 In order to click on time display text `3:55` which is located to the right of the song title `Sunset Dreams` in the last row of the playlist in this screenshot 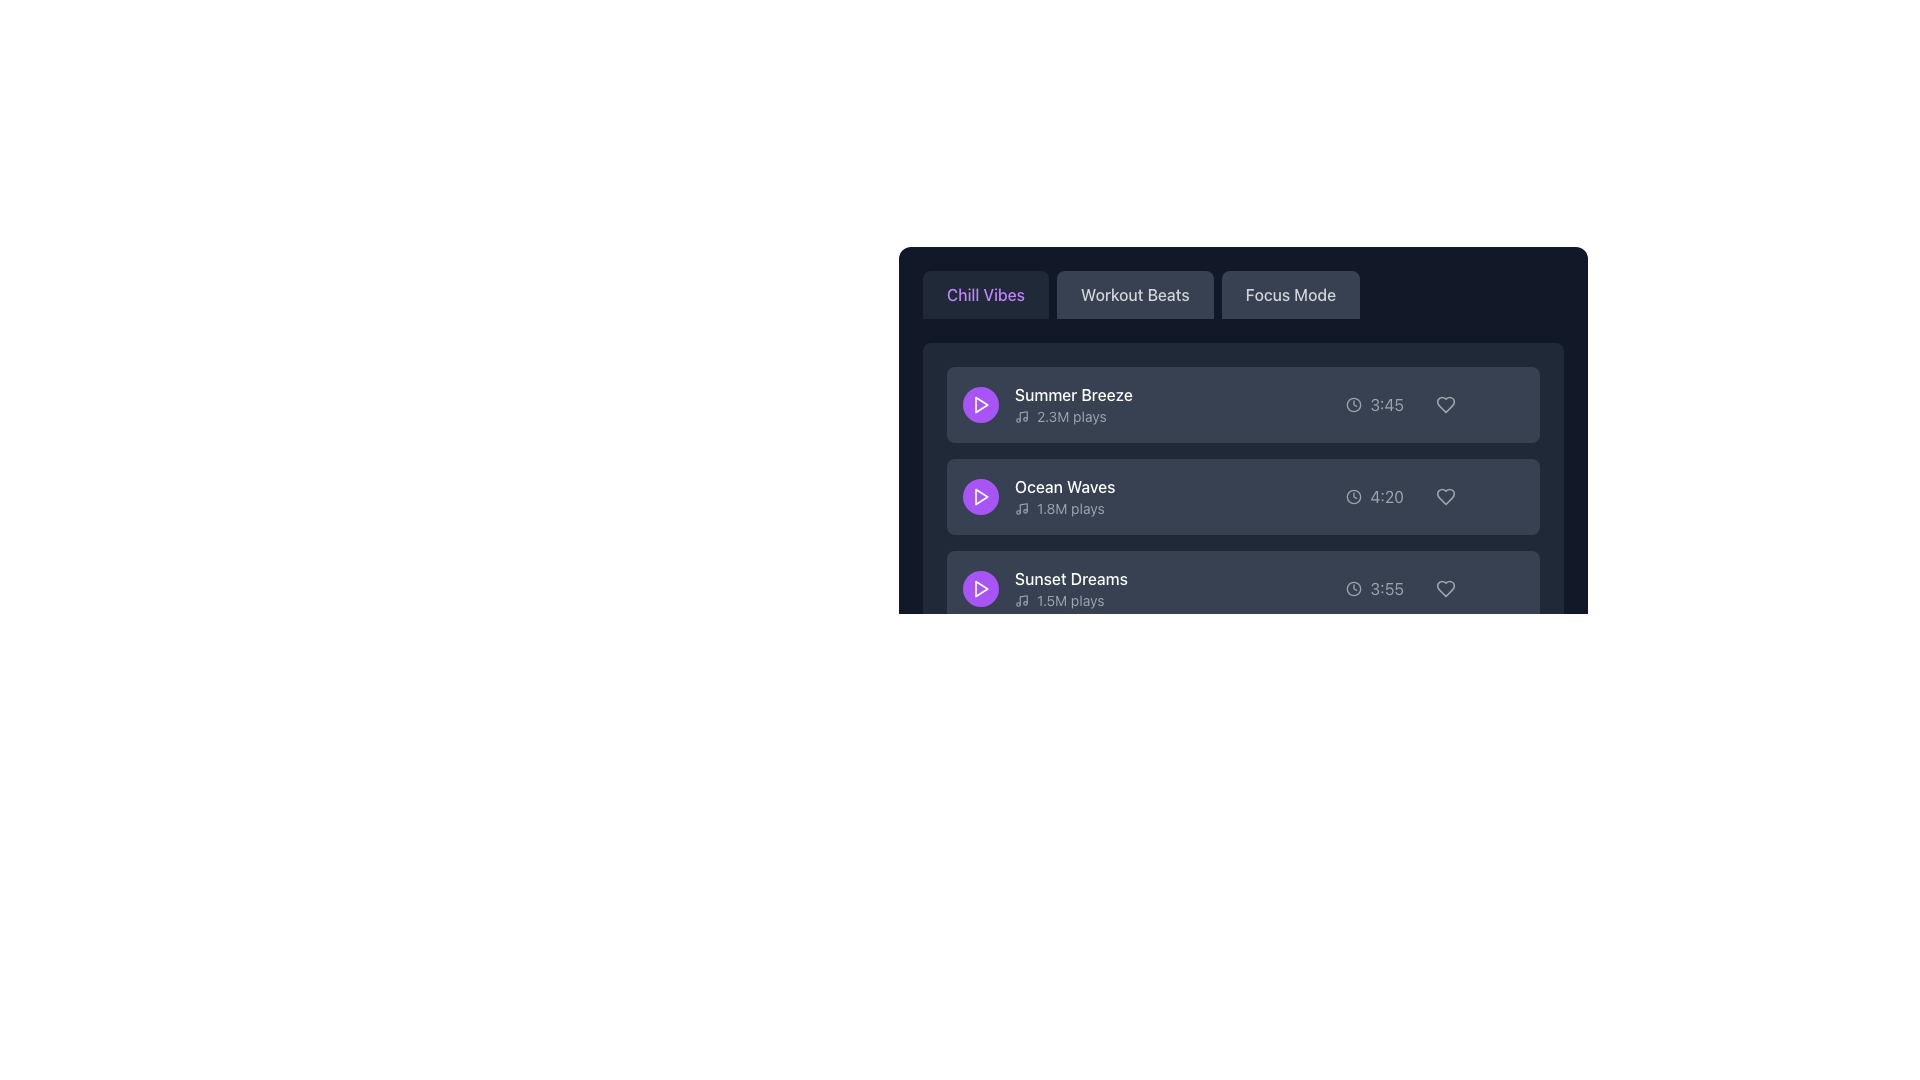, I will do `click(1386, 588)`.